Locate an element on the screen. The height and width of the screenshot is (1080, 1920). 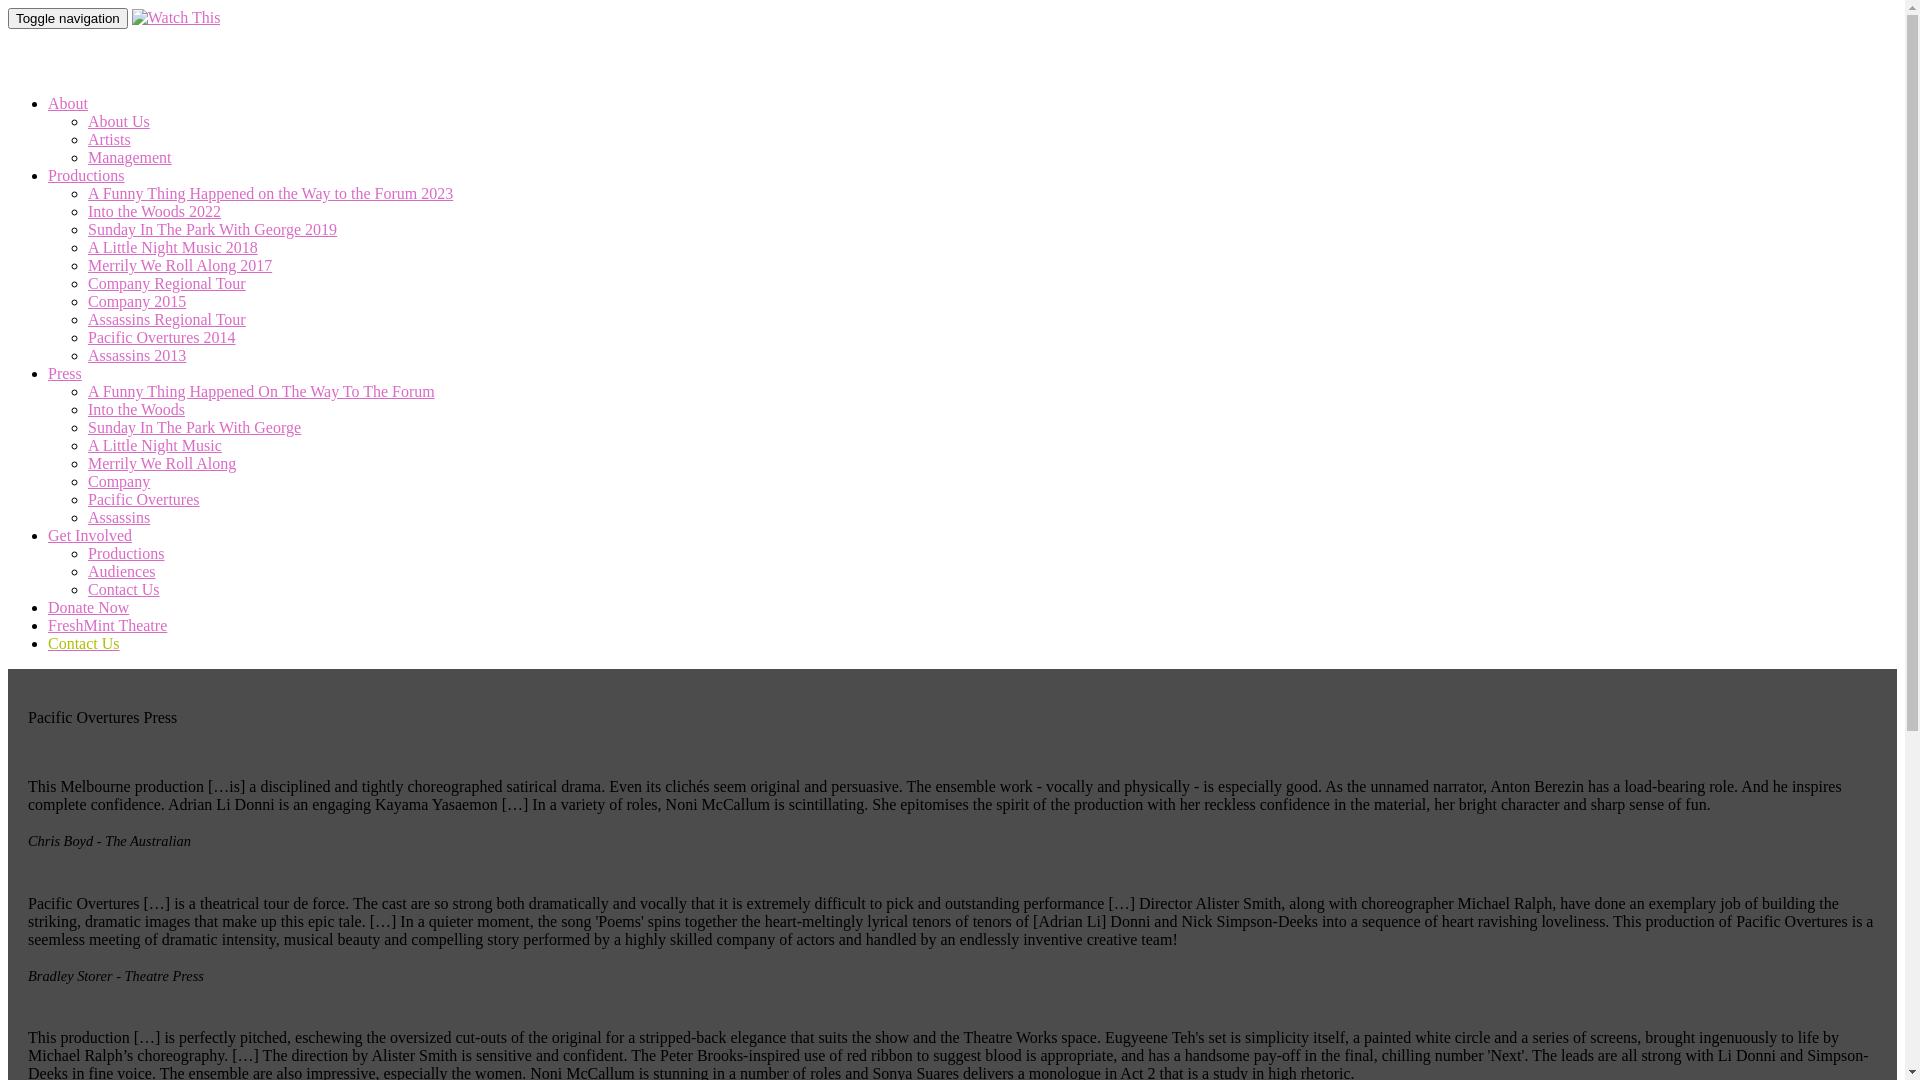
'Press' is located at coordinates (65, 373).